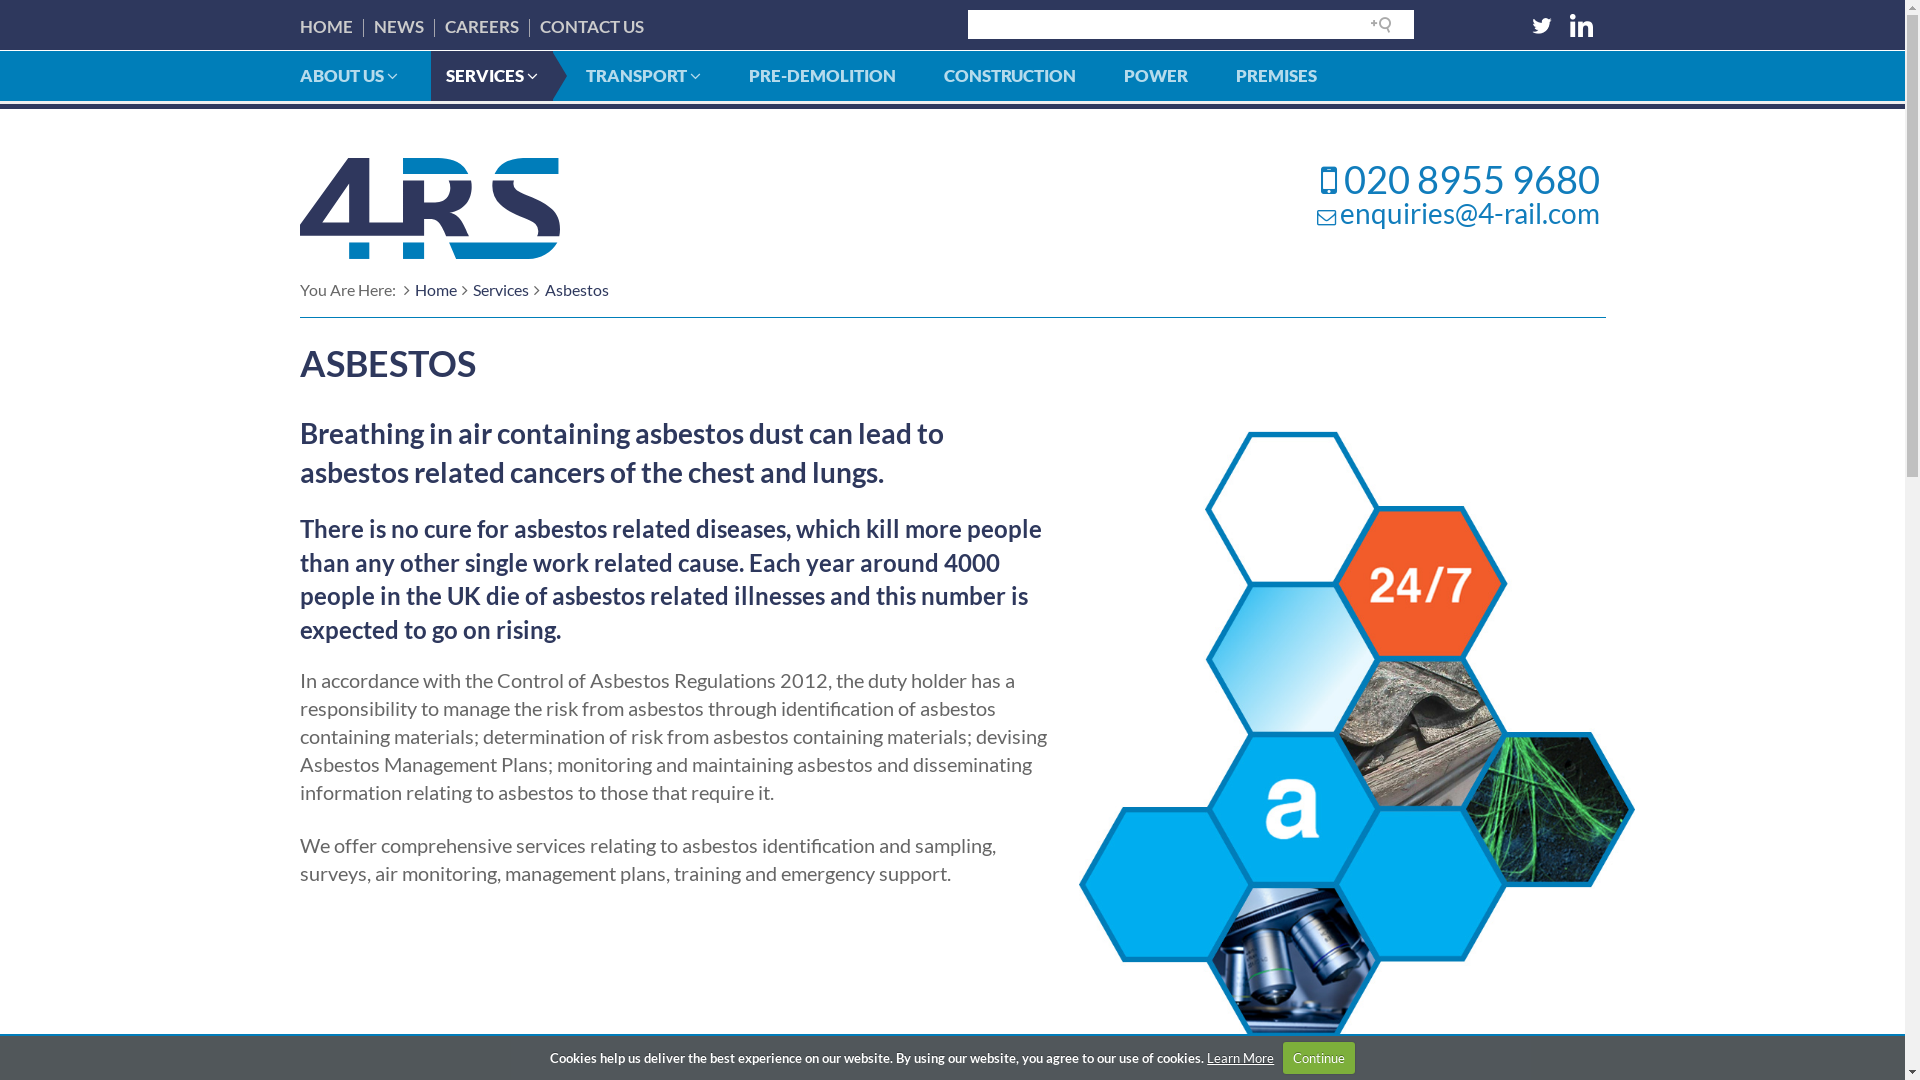  What do you see at coordinates (1319, 1056) in the screenshot?
I see `'Continue'` at bounding box center [1319, 1056].